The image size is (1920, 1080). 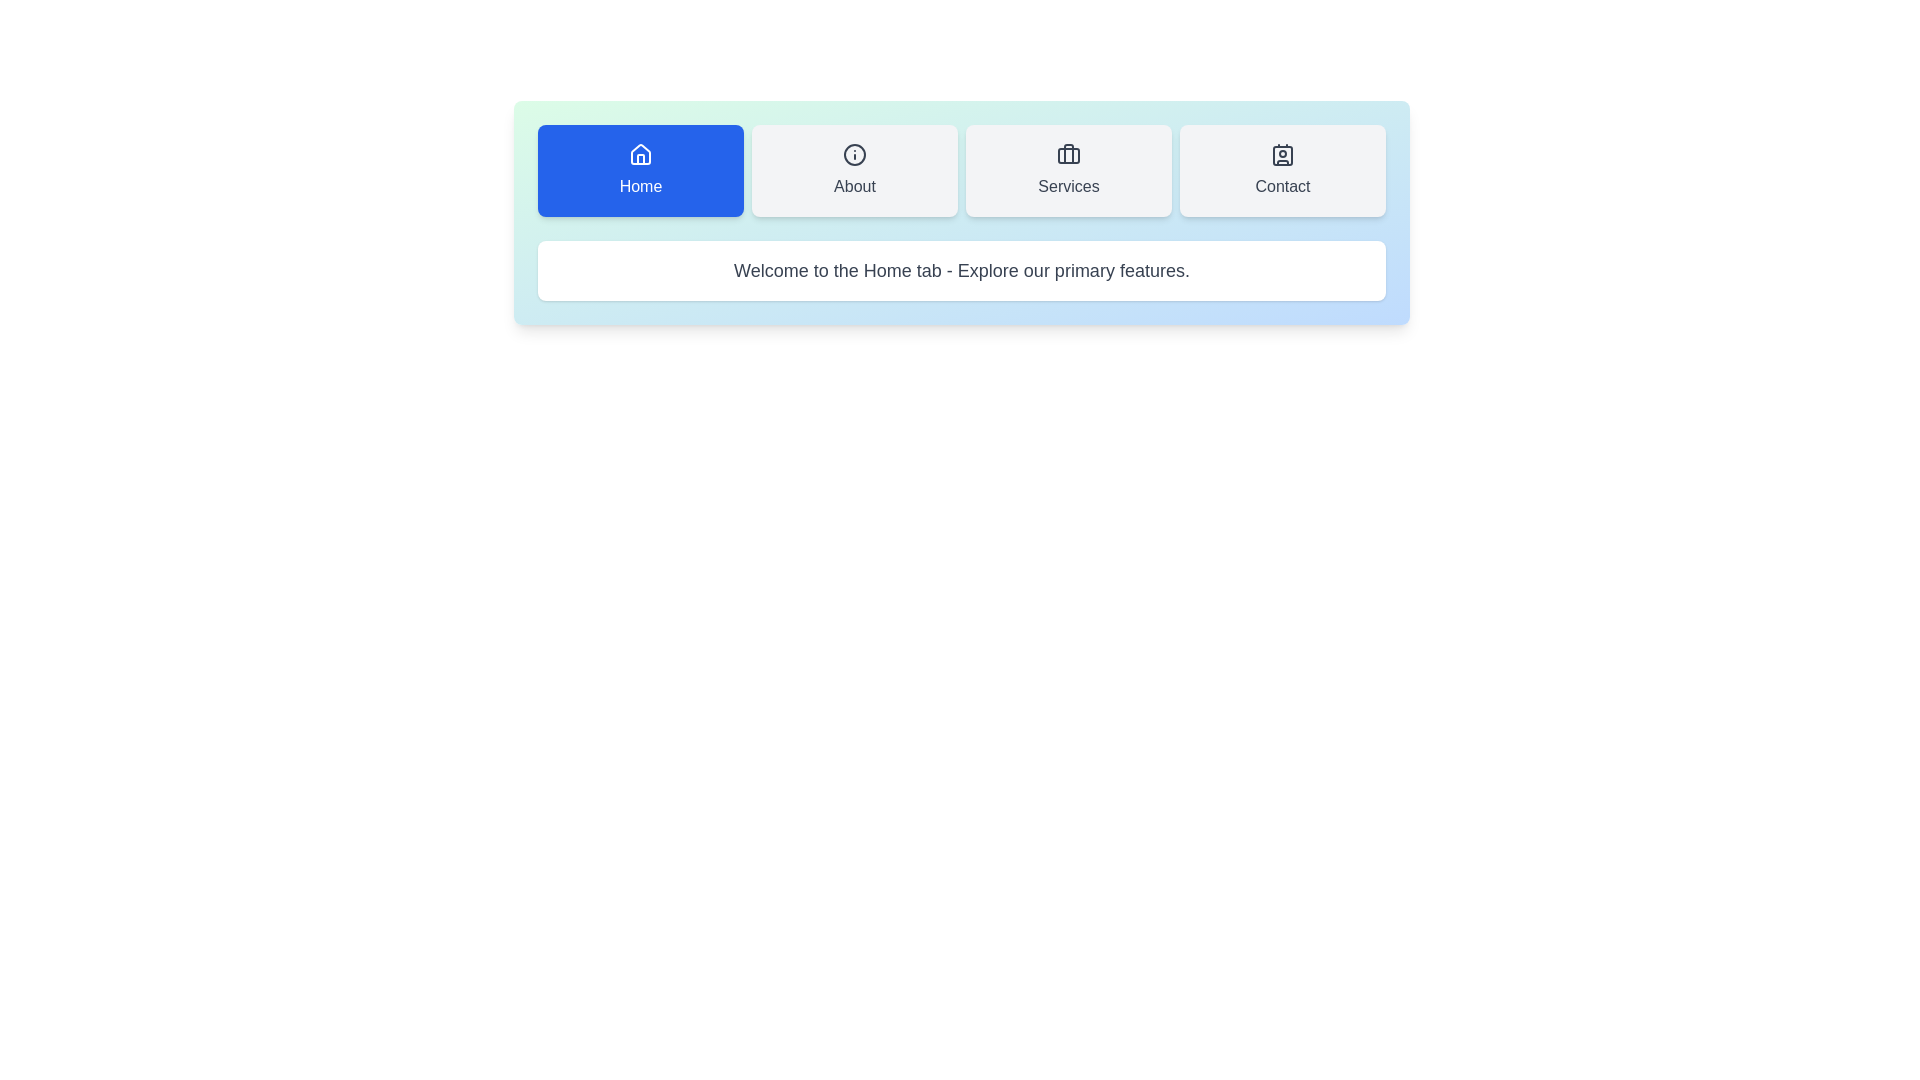 What do you see at coordinates (641, 186) in the screenshot?
I see `the 'Home' text label element, which is styled in white on a blue background and located at the top left of the UI among other buttons` at bounding box center [641, 186].